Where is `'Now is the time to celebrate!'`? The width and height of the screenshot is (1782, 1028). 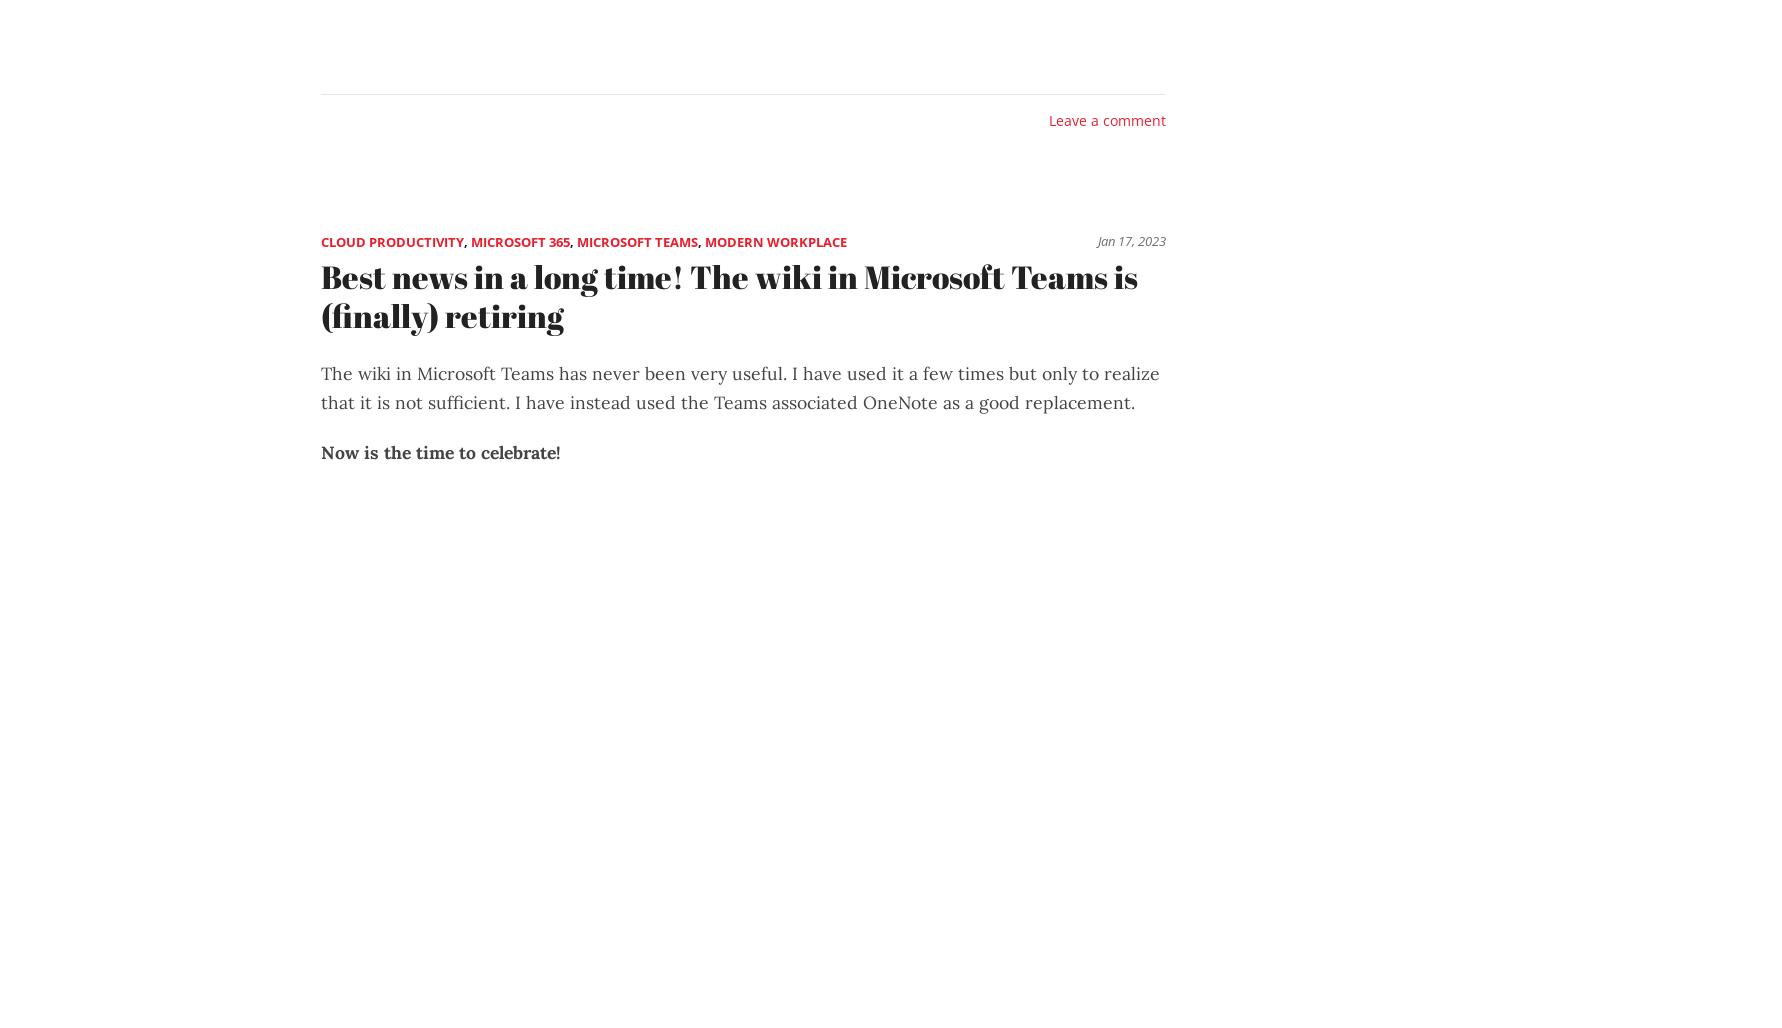
'Now is the time to celebrate!' is located at coordinates (441, 450).